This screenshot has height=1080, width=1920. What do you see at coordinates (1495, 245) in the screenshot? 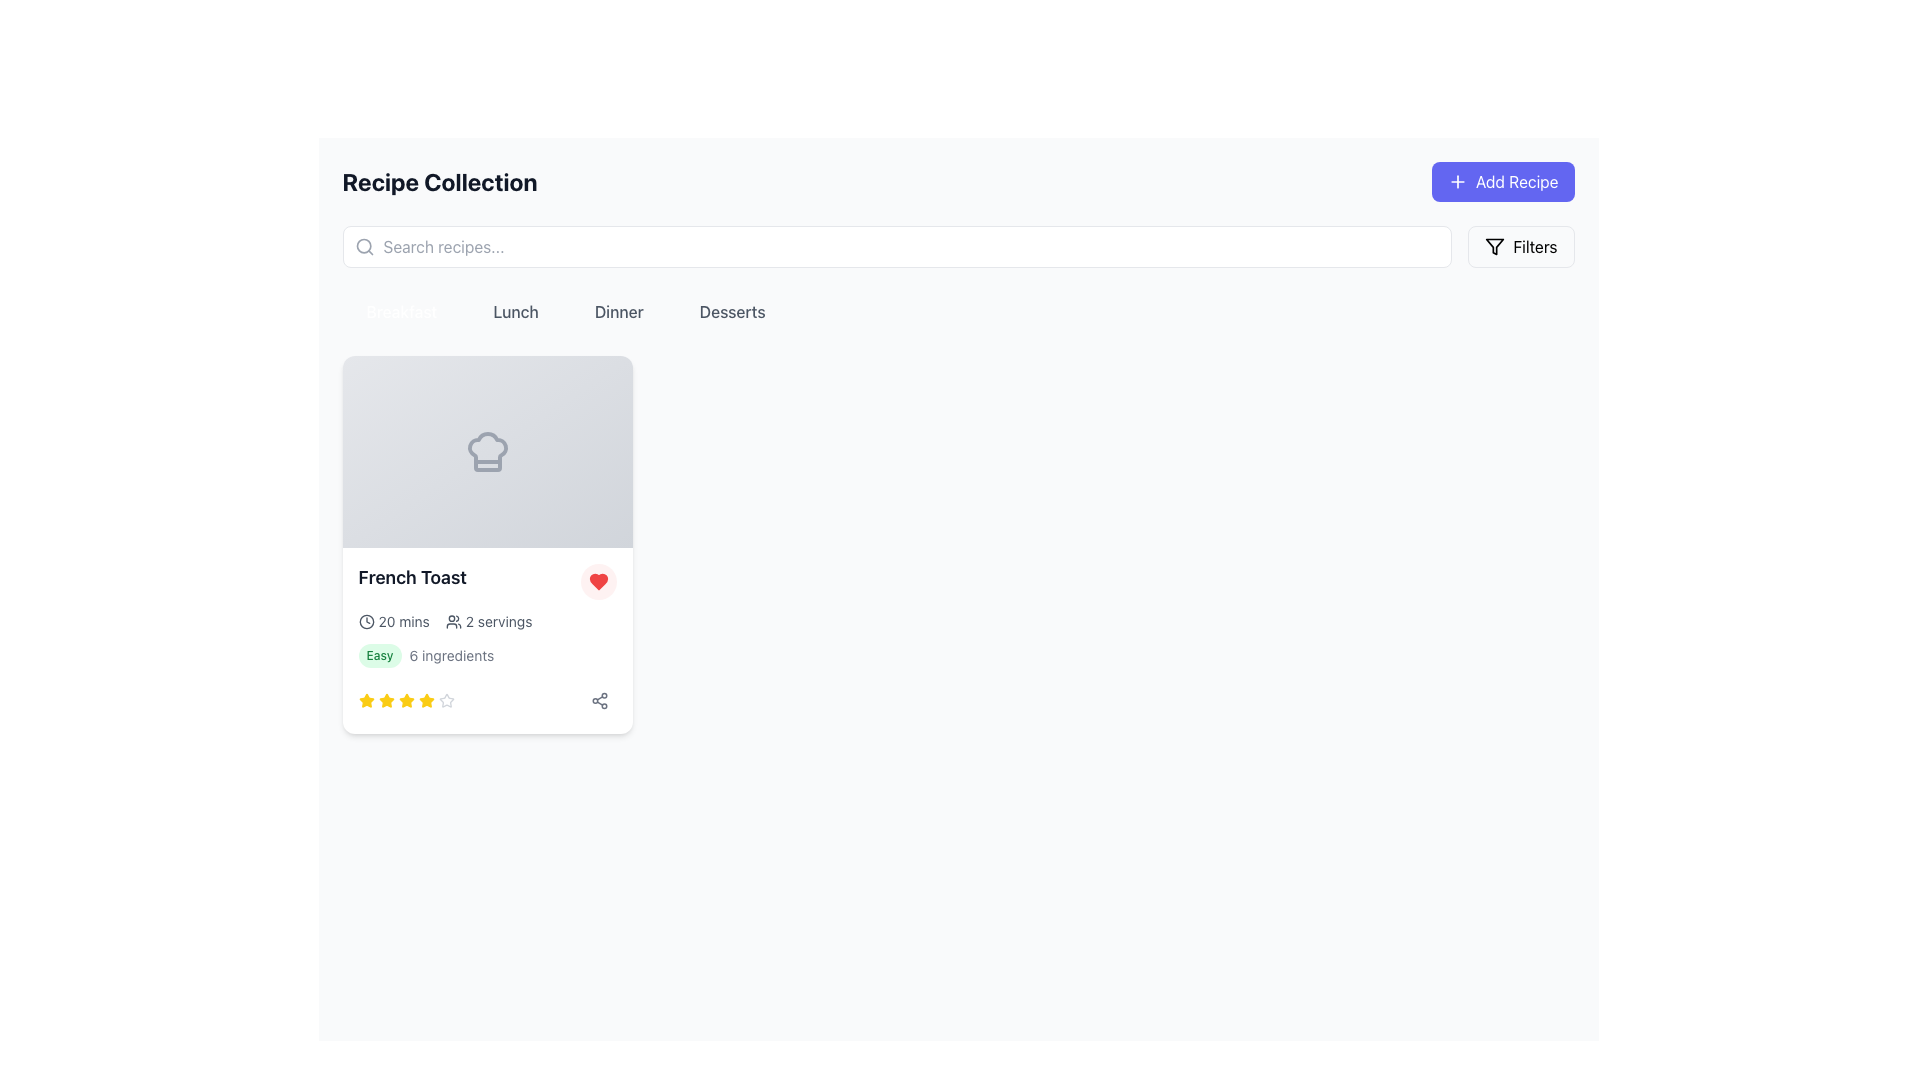
I see `the 'Filters' funnel icon located on the right side of the header section` at bounding box center [1495, 245].